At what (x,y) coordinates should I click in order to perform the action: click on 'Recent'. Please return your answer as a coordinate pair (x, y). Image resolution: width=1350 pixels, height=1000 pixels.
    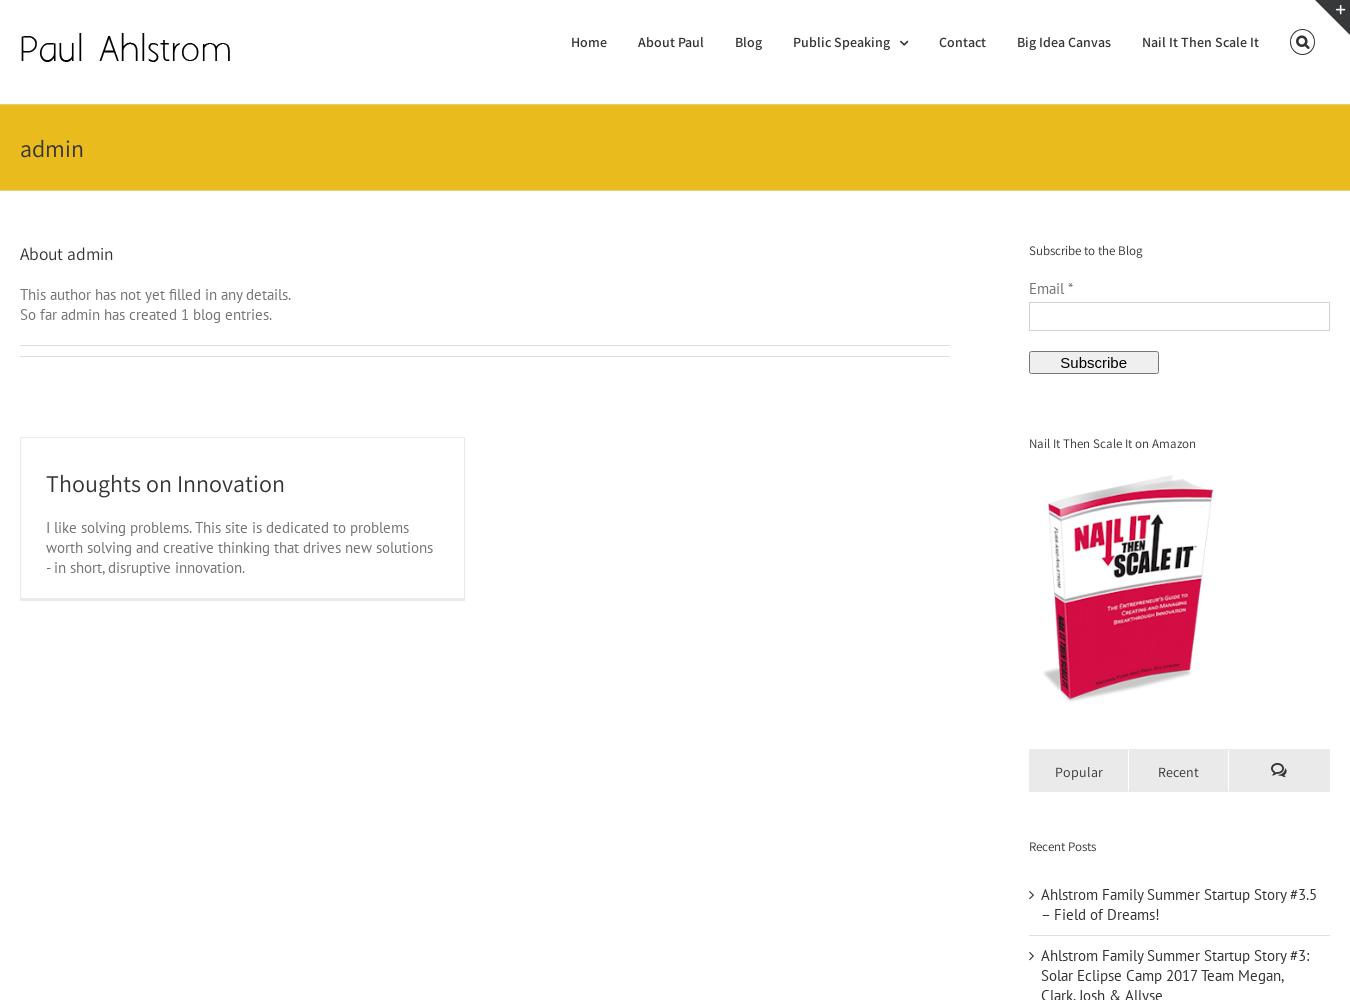
    Looking at the image, I should click on (1177, 771).